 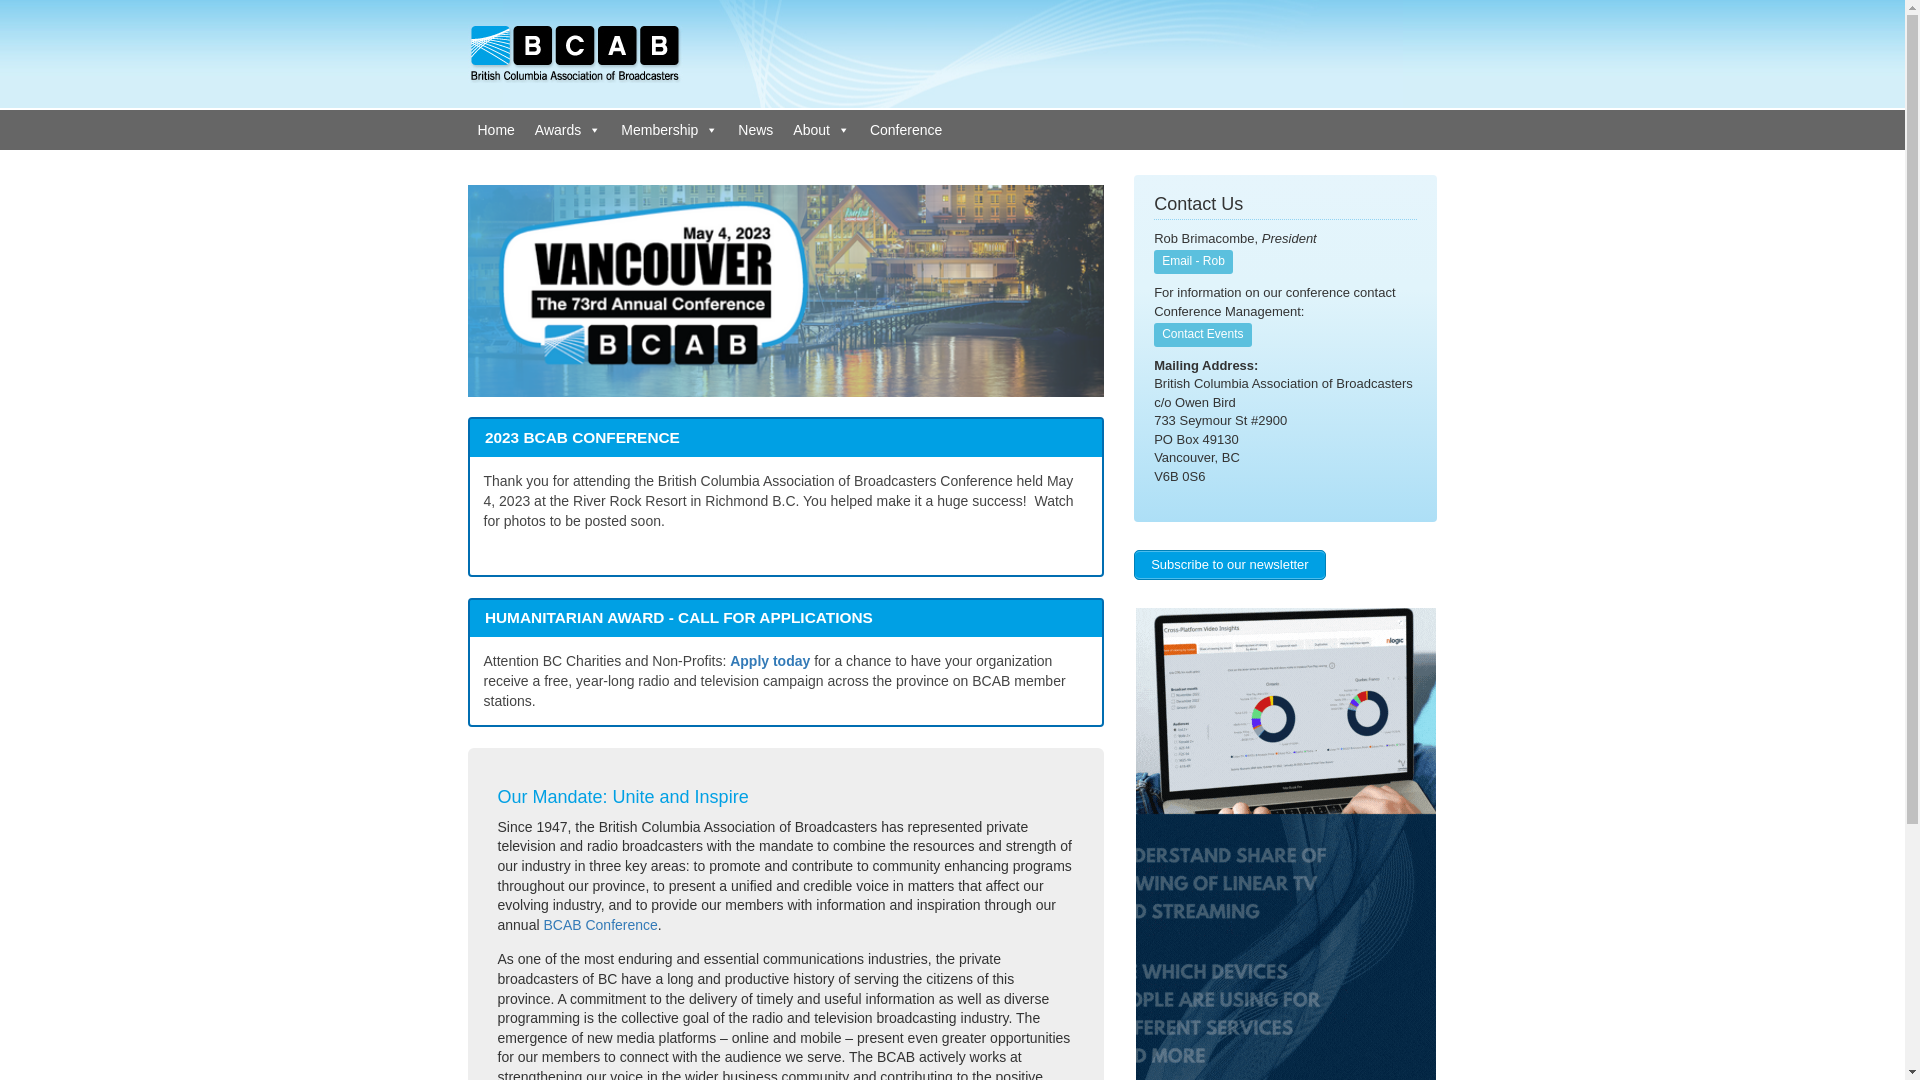 I want to click on 'About', so click(x=821, y=130).